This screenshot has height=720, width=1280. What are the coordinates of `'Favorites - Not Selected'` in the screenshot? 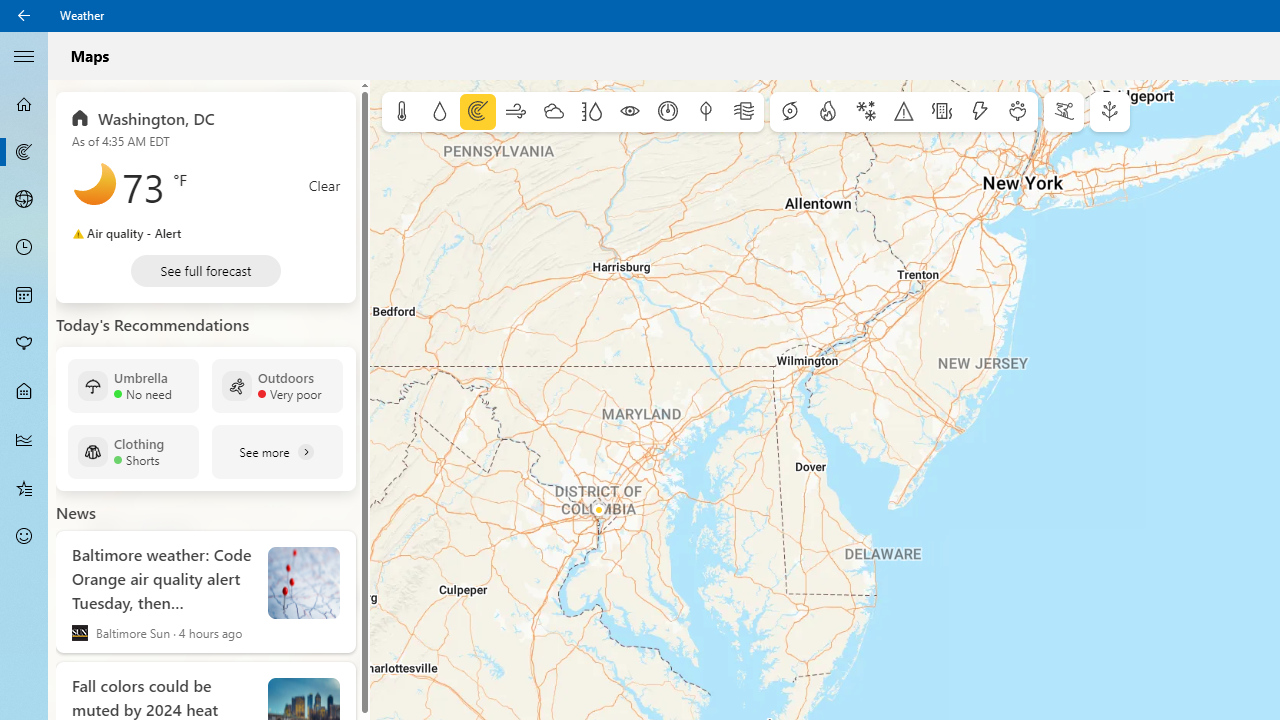 It's located at (24, 487).